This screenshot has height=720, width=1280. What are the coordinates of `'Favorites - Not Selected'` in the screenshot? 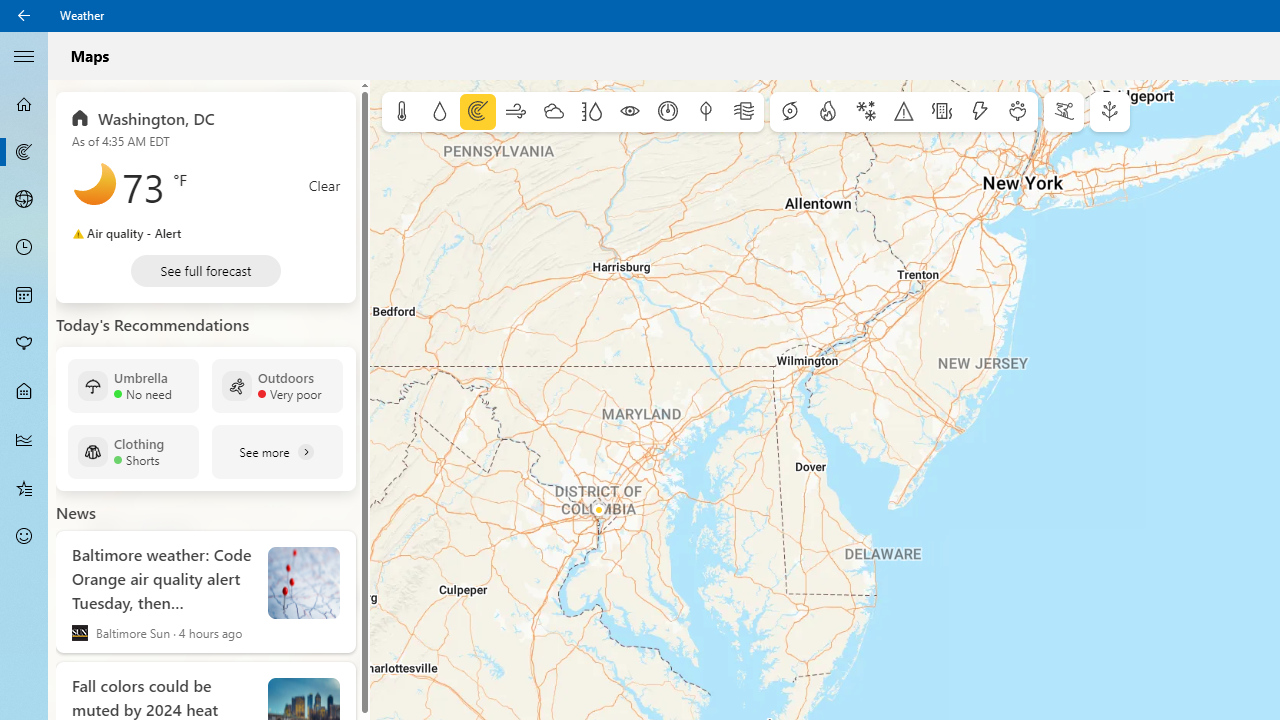 It's located at (24, 487).